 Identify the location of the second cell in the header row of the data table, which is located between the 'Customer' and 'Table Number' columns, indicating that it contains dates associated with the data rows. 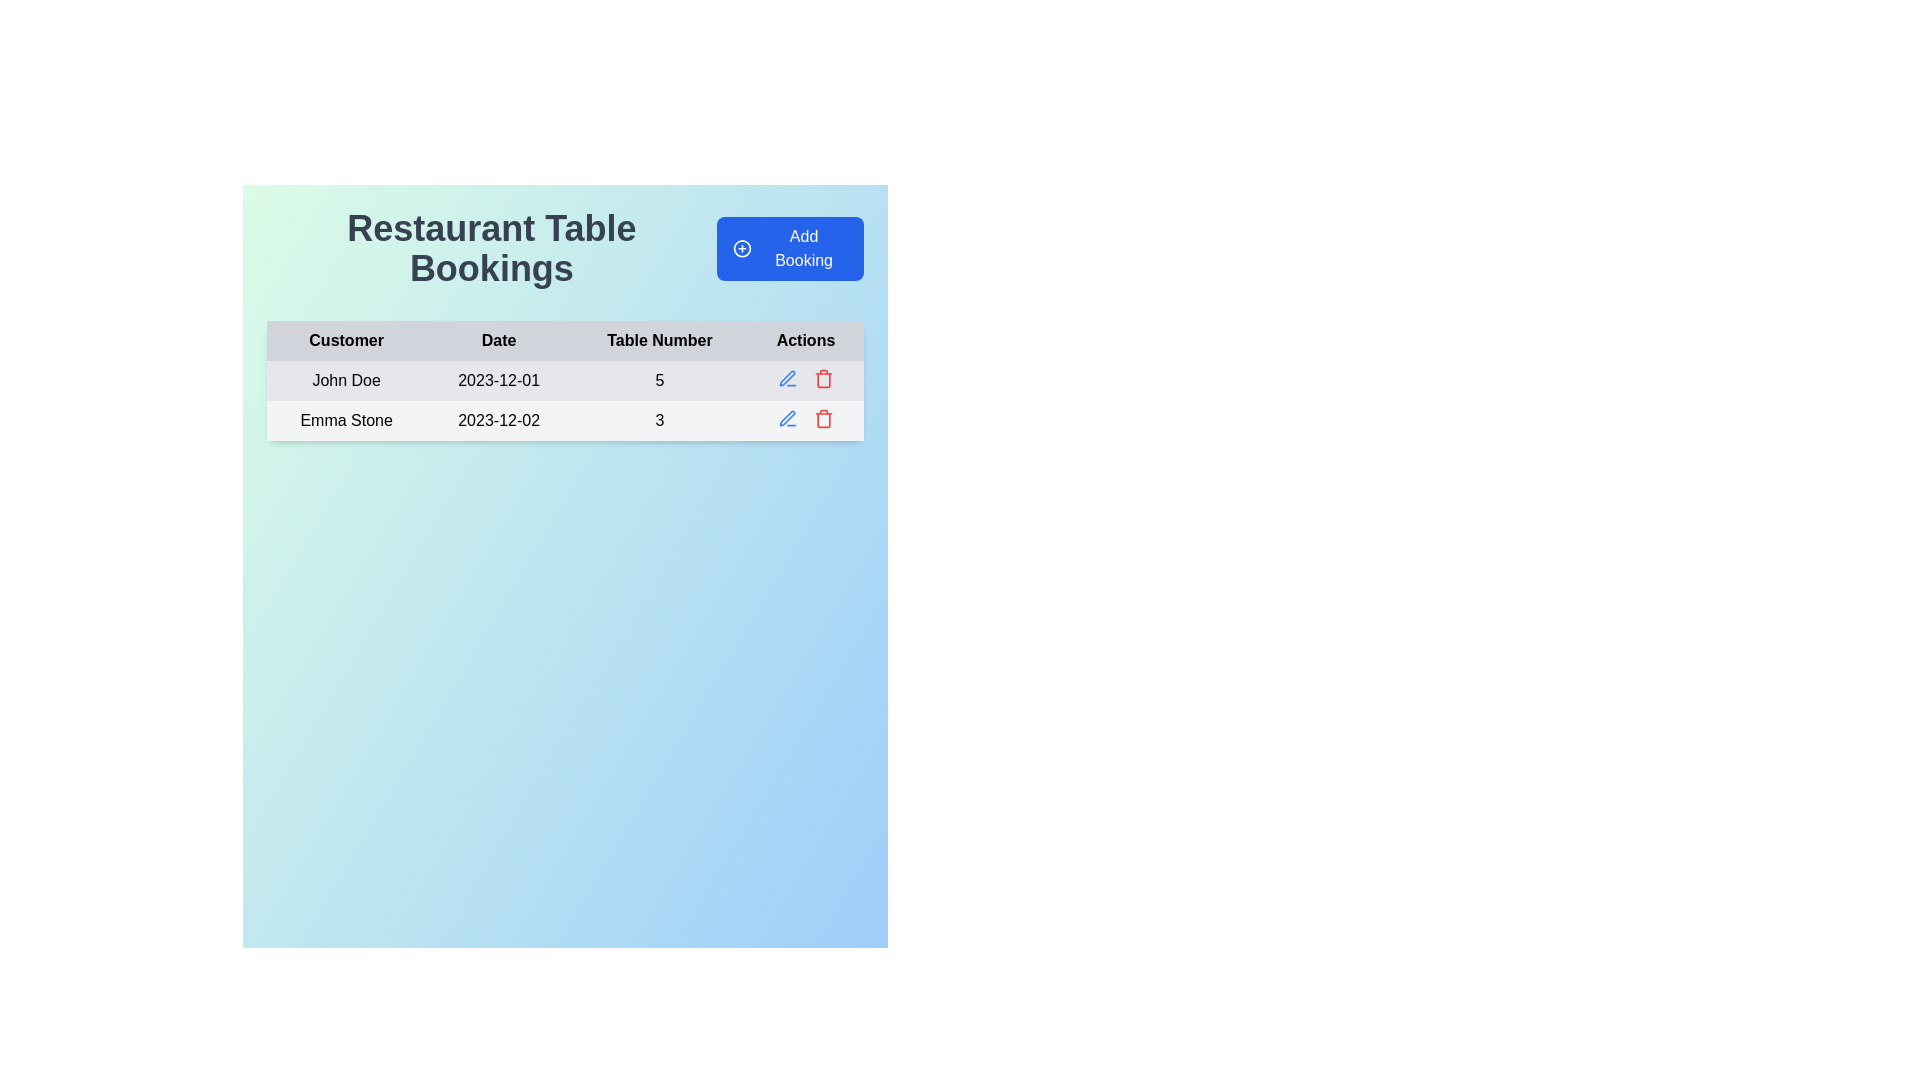
(499, 339).